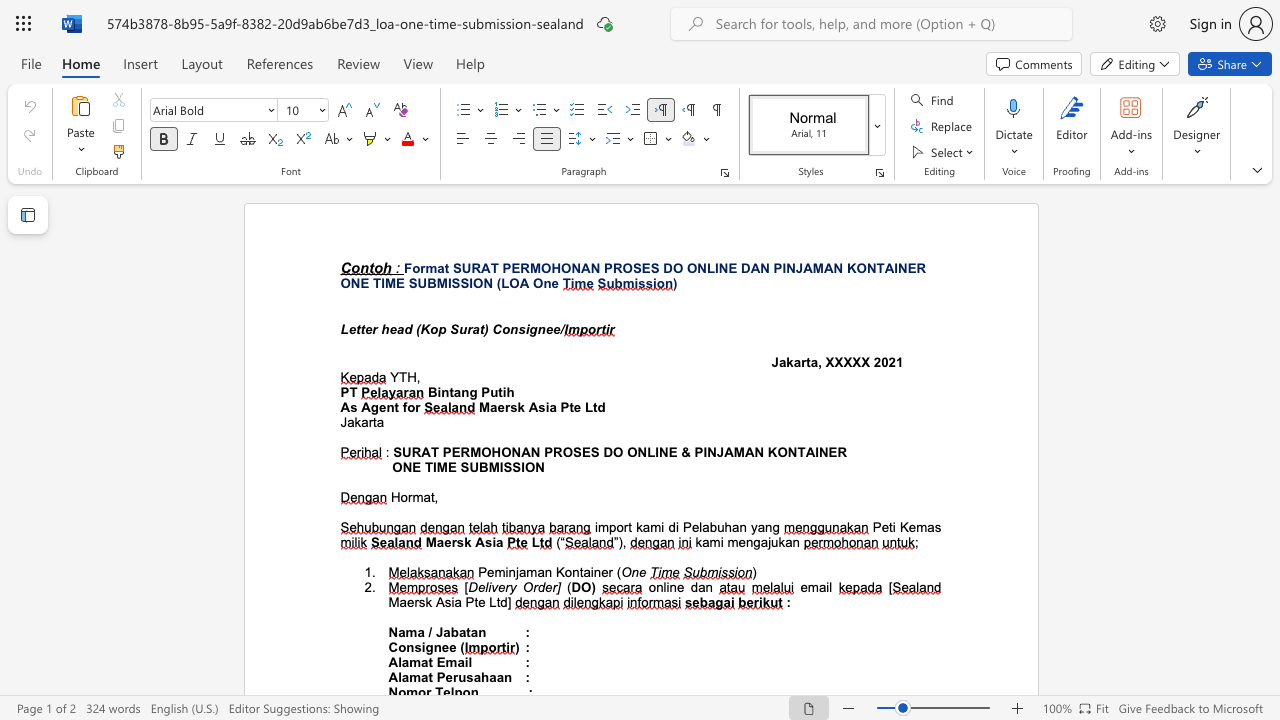 The image size is (1280, 720). What do you see at coordinates (468, 467) in the screenshot?
I see `the space between the continuous character "S" and "U" in the text` at bounding box center [468, 467].